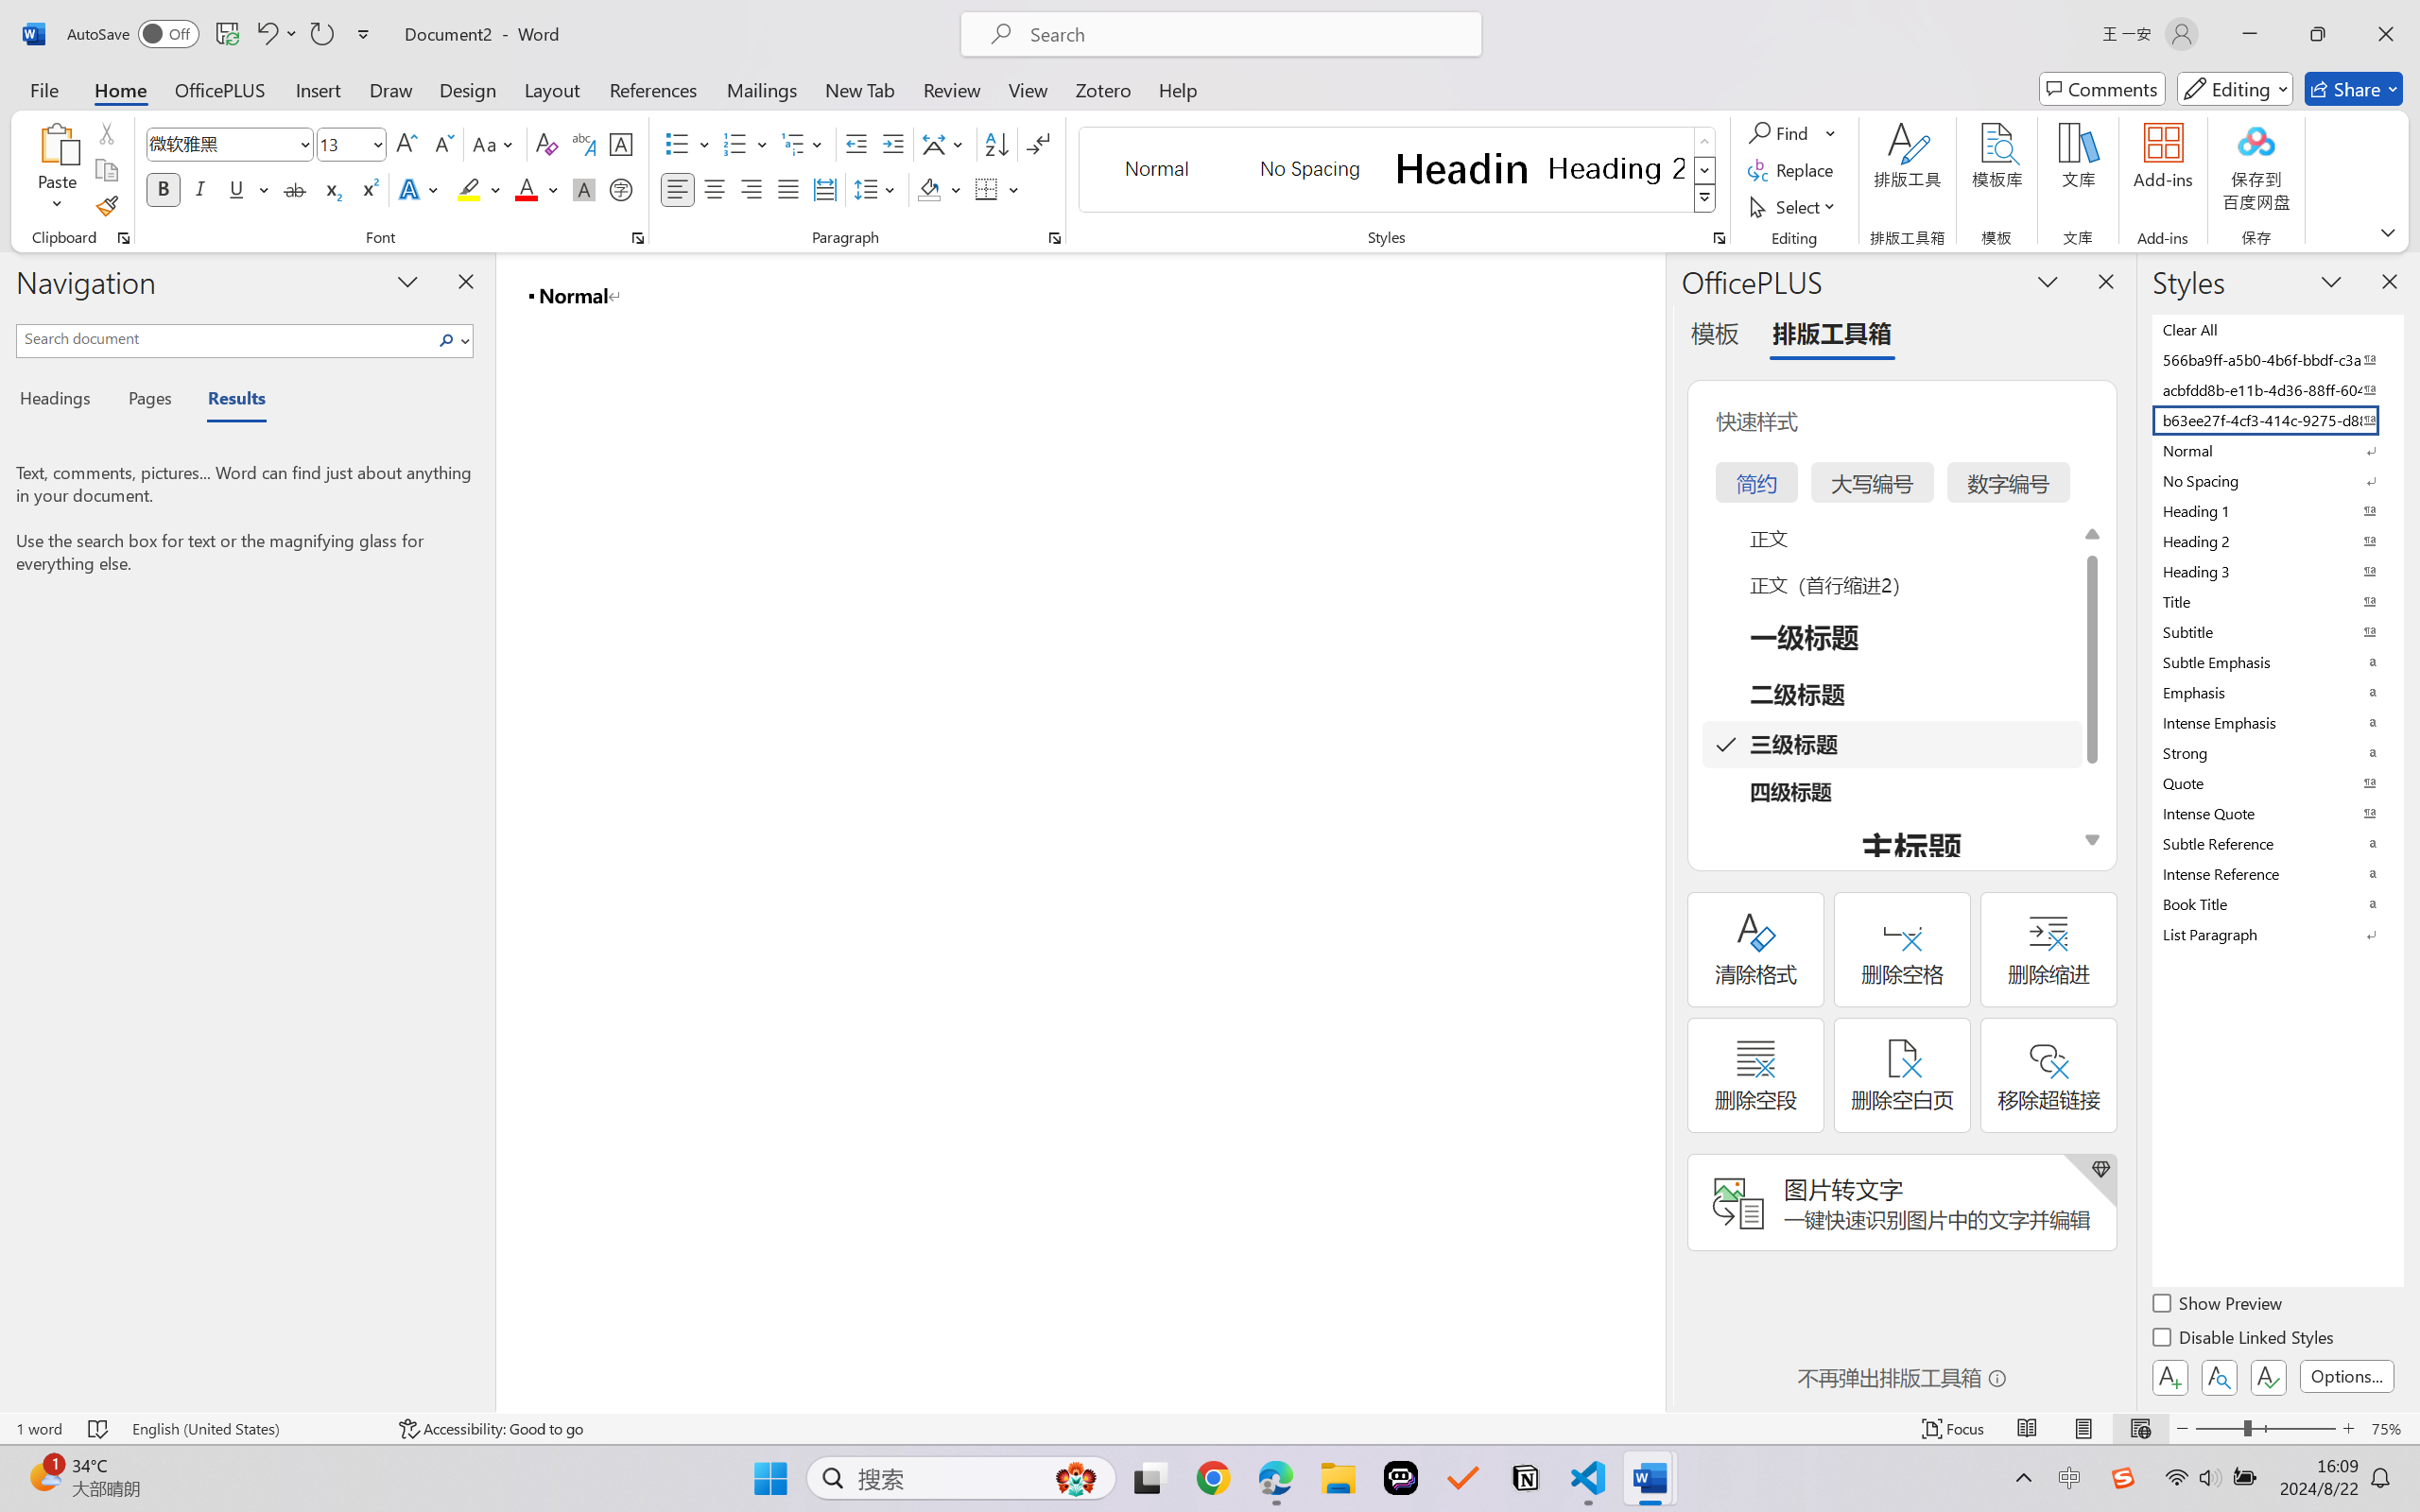  I want to click on 'Strikethrough', so click(294, 188).